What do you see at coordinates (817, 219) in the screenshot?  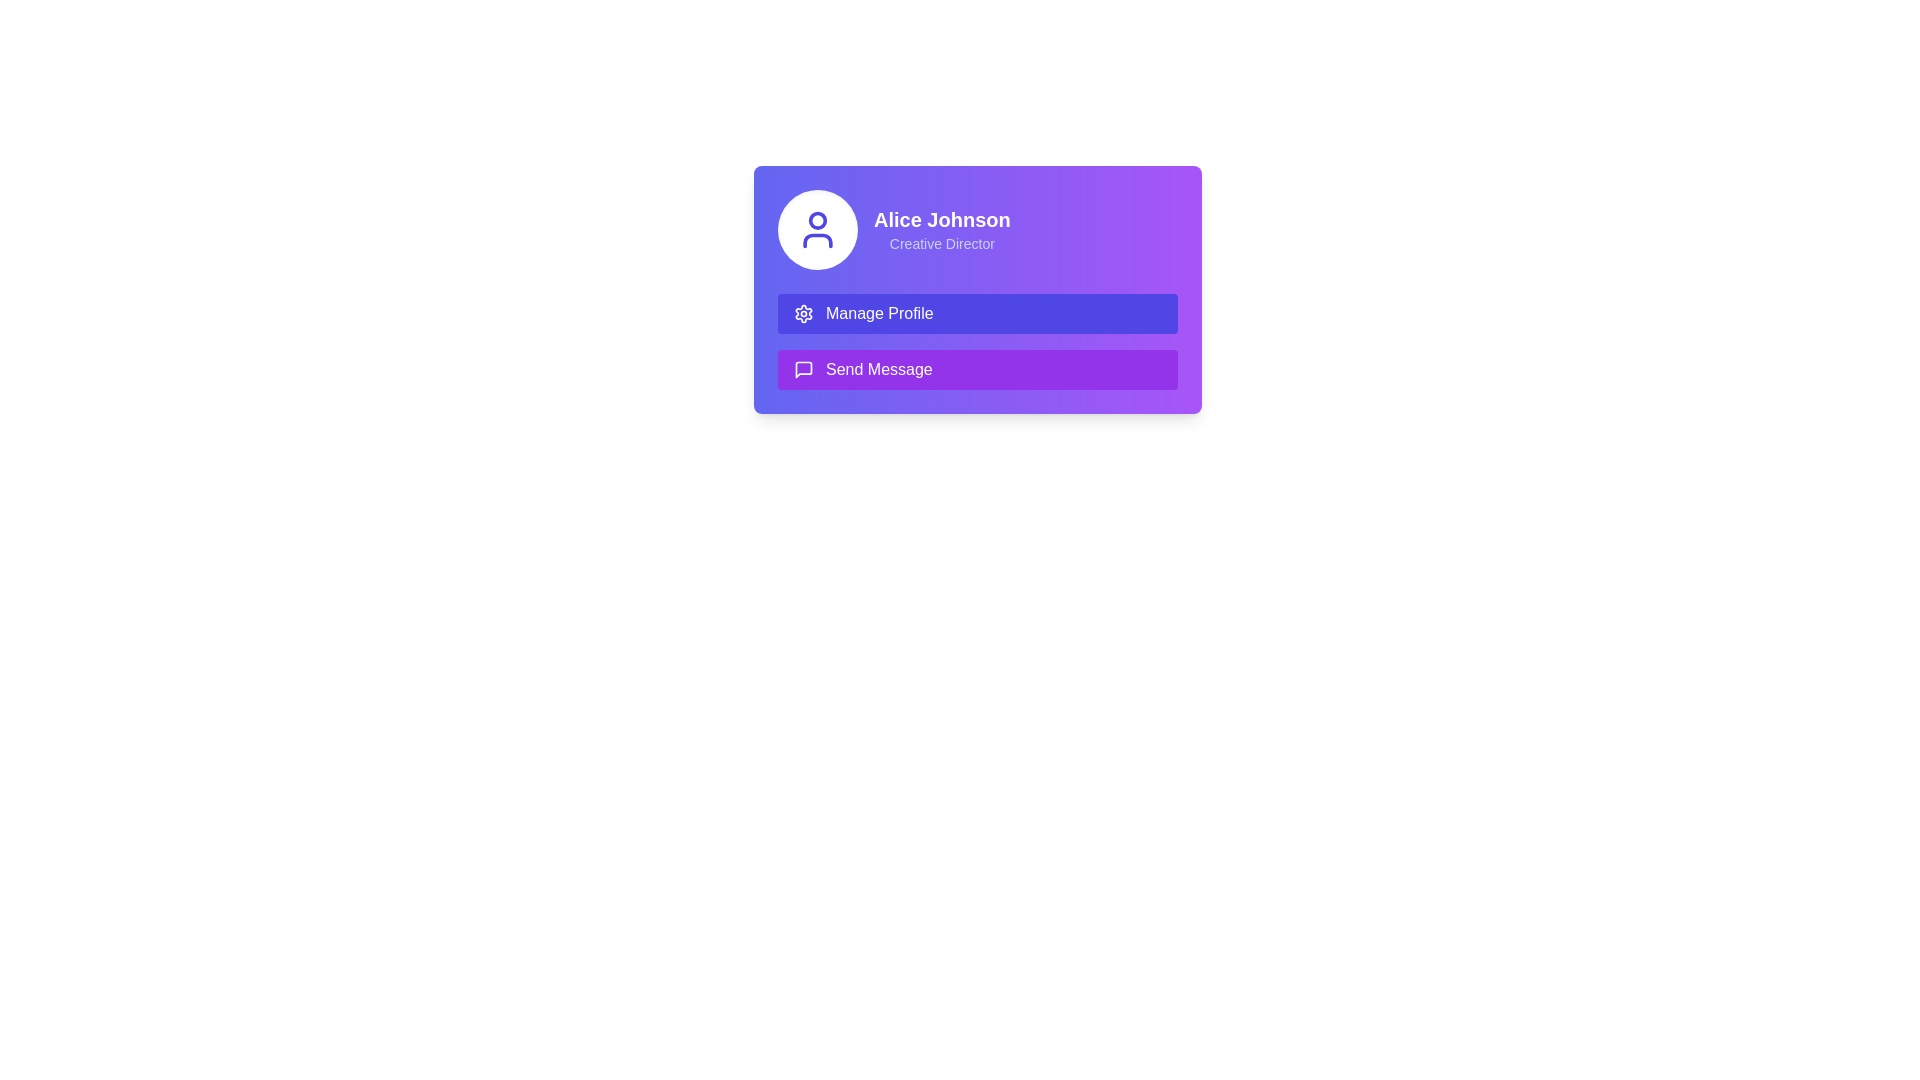 I see `the circular graphic element that enhances the avatar presentation in the user profile card` at bounding box center [817, 219].